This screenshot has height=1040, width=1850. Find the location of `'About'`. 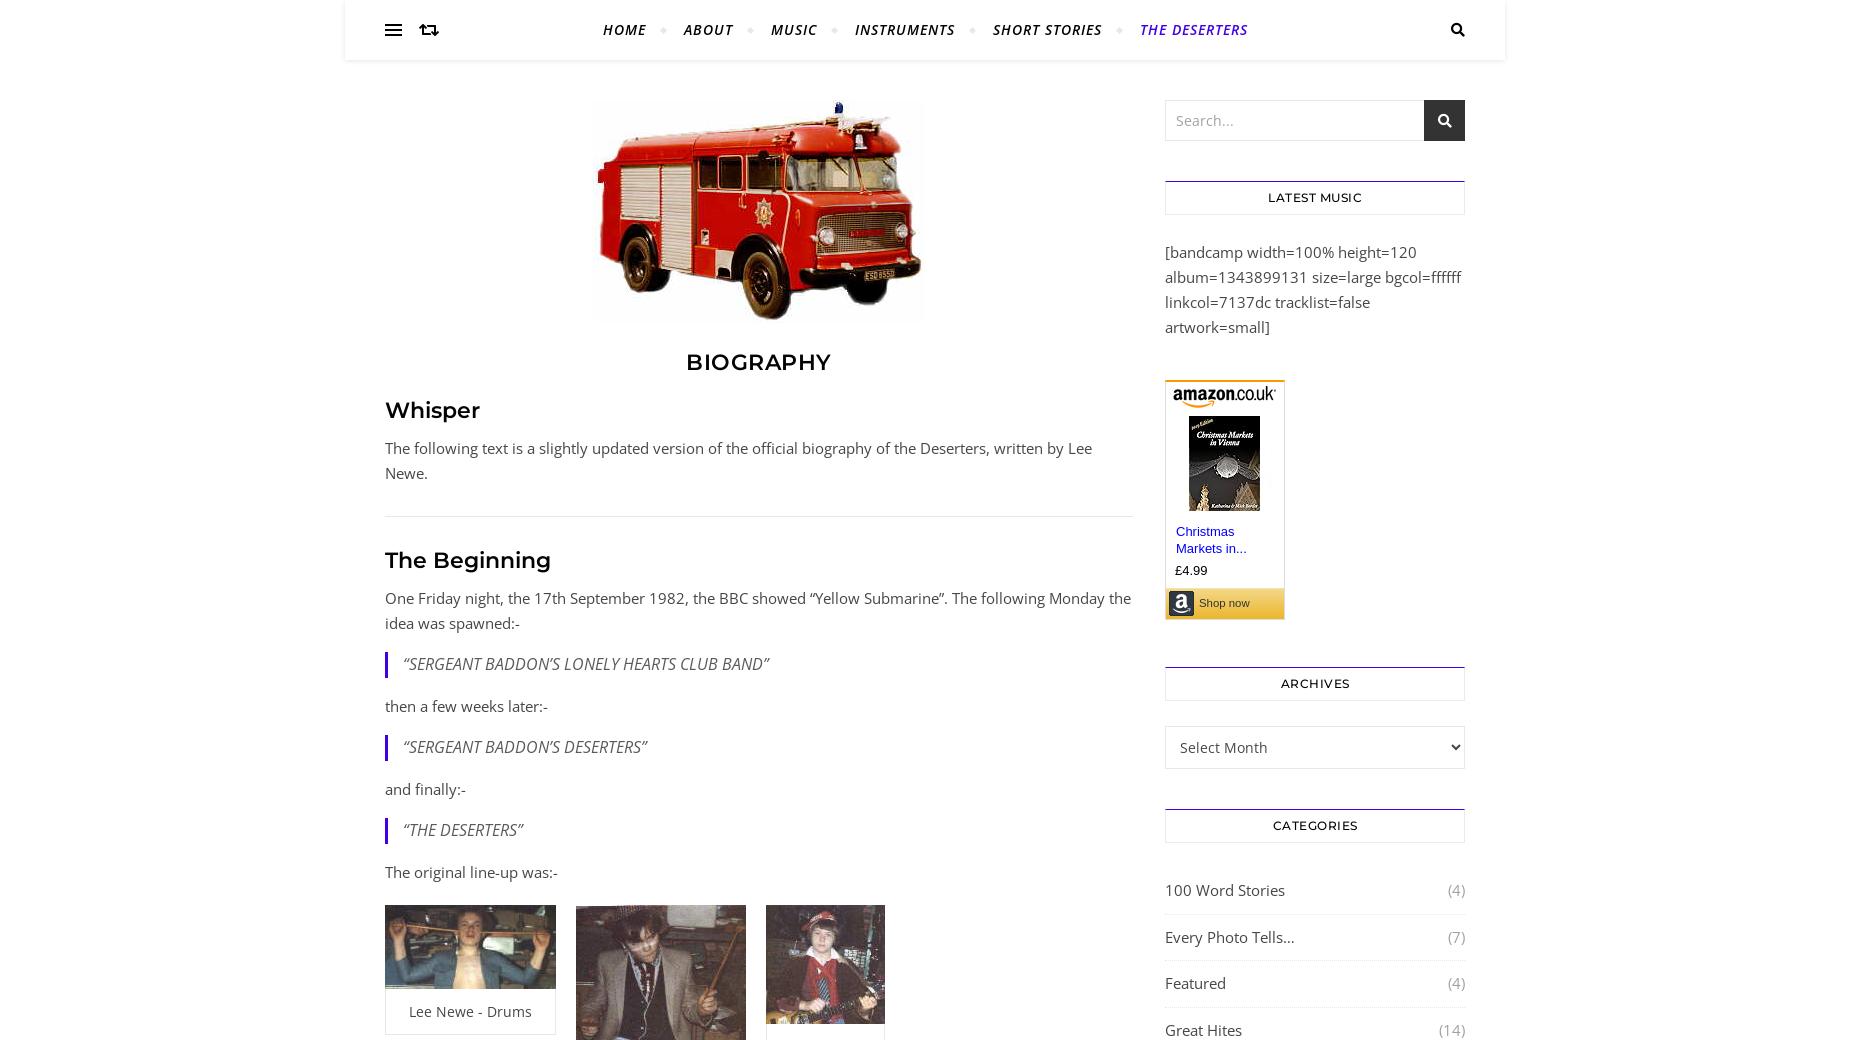

'About' is located at coordinates (683, 28).